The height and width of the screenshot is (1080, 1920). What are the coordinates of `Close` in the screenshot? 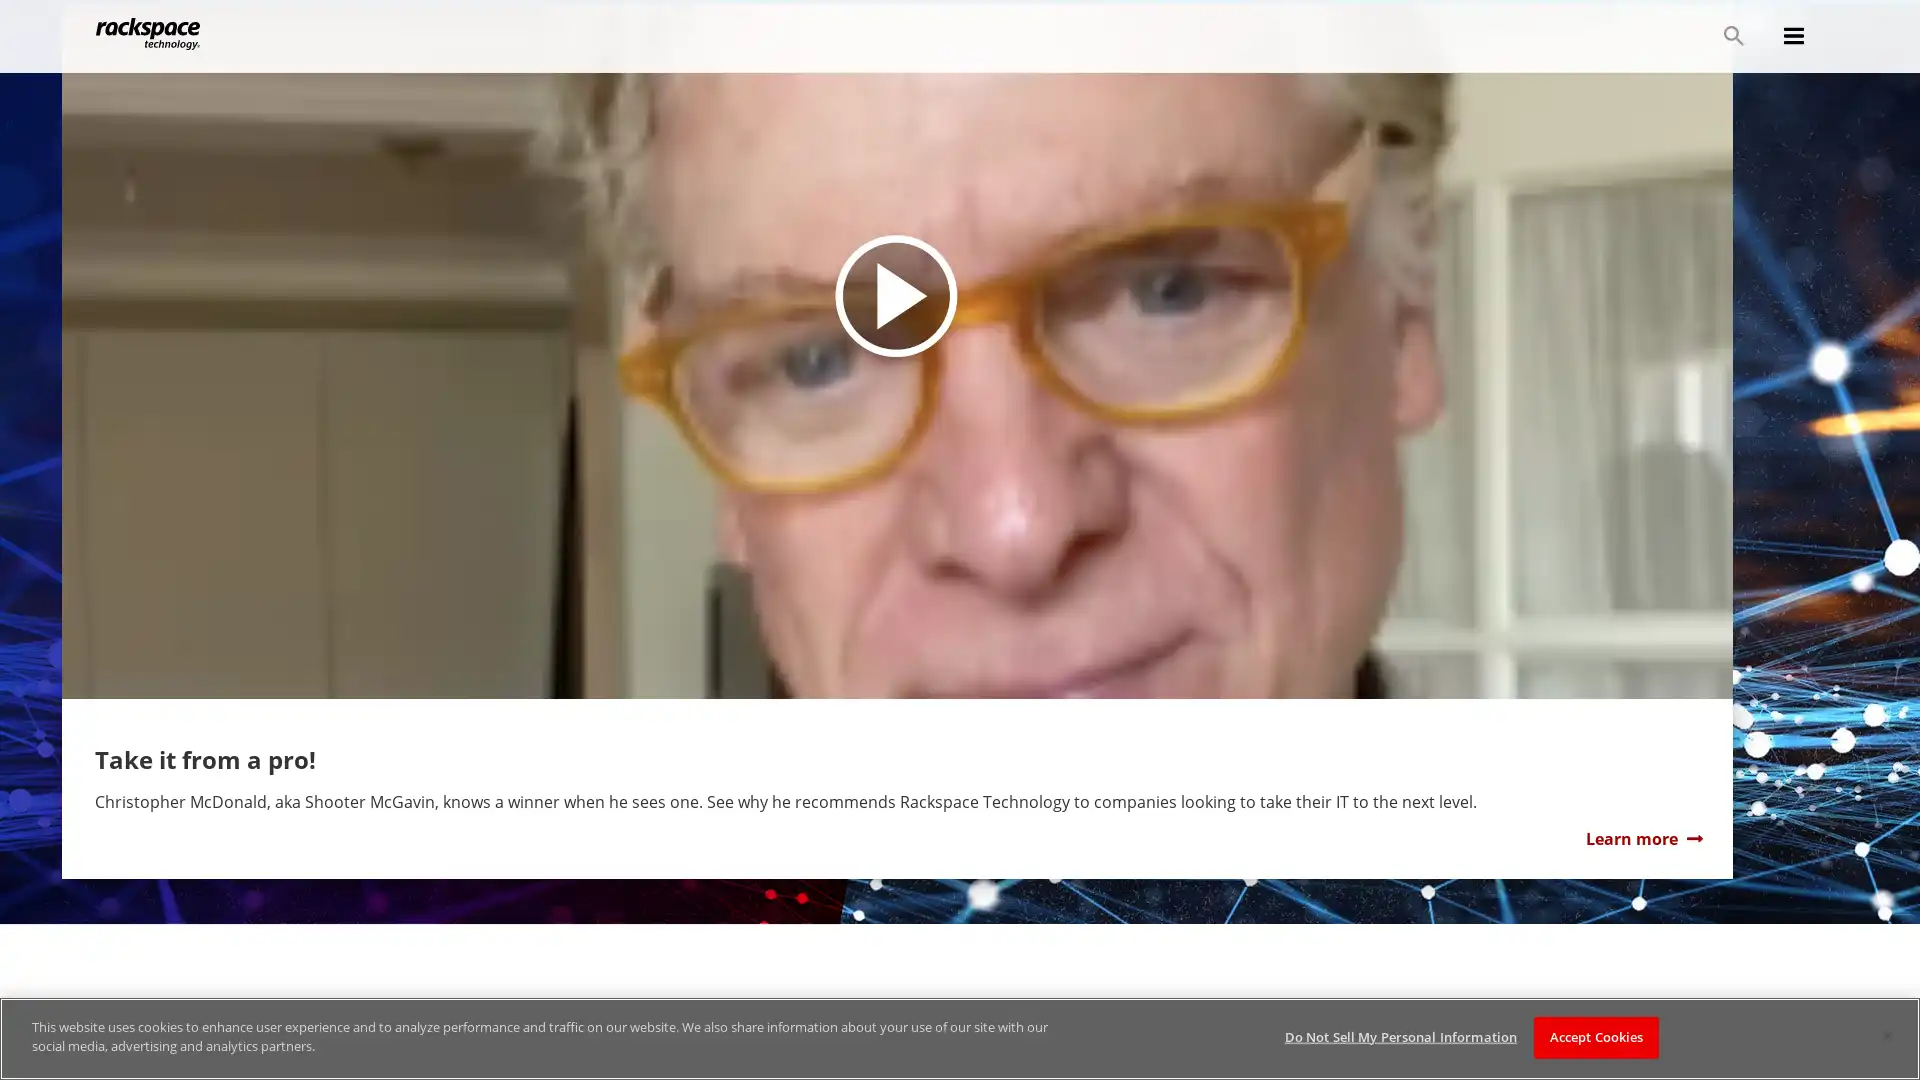 It's located at (1886, 1035).